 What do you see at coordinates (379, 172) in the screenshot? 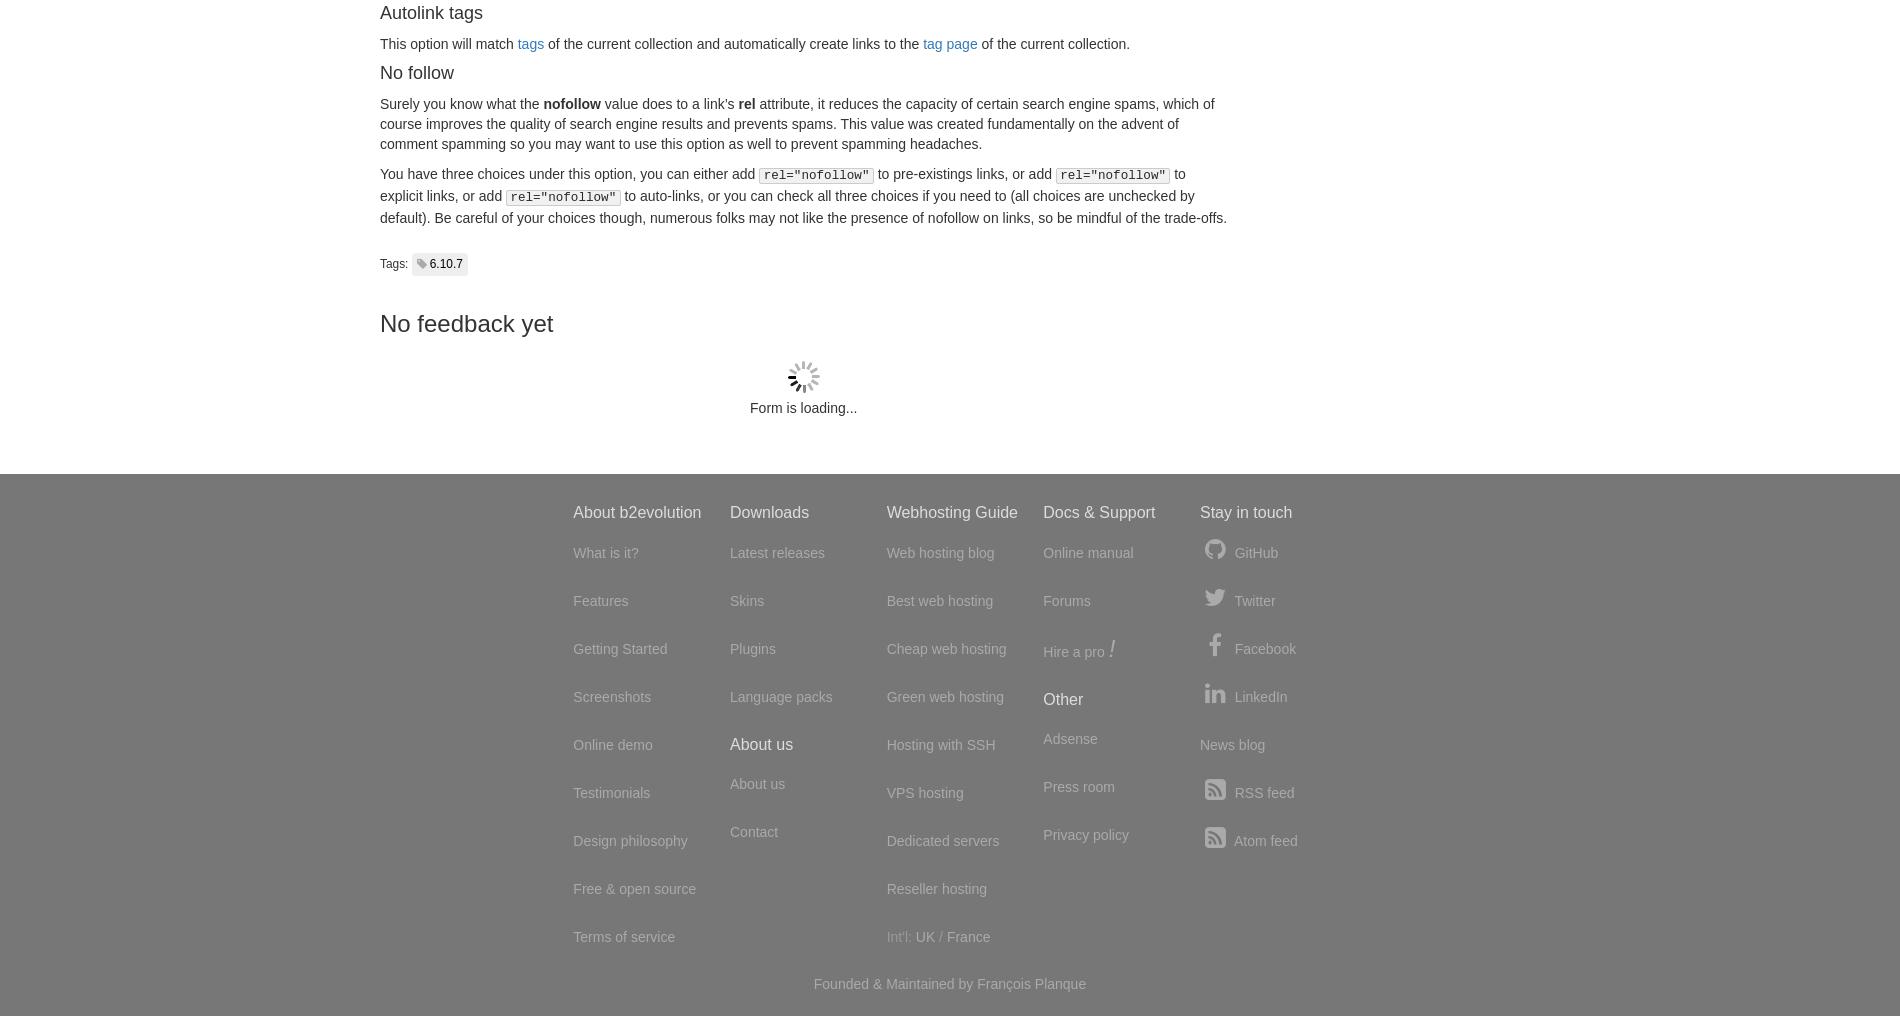
I see `'You have three choices under this option, you can either add'` at bounding box center [379, 172].